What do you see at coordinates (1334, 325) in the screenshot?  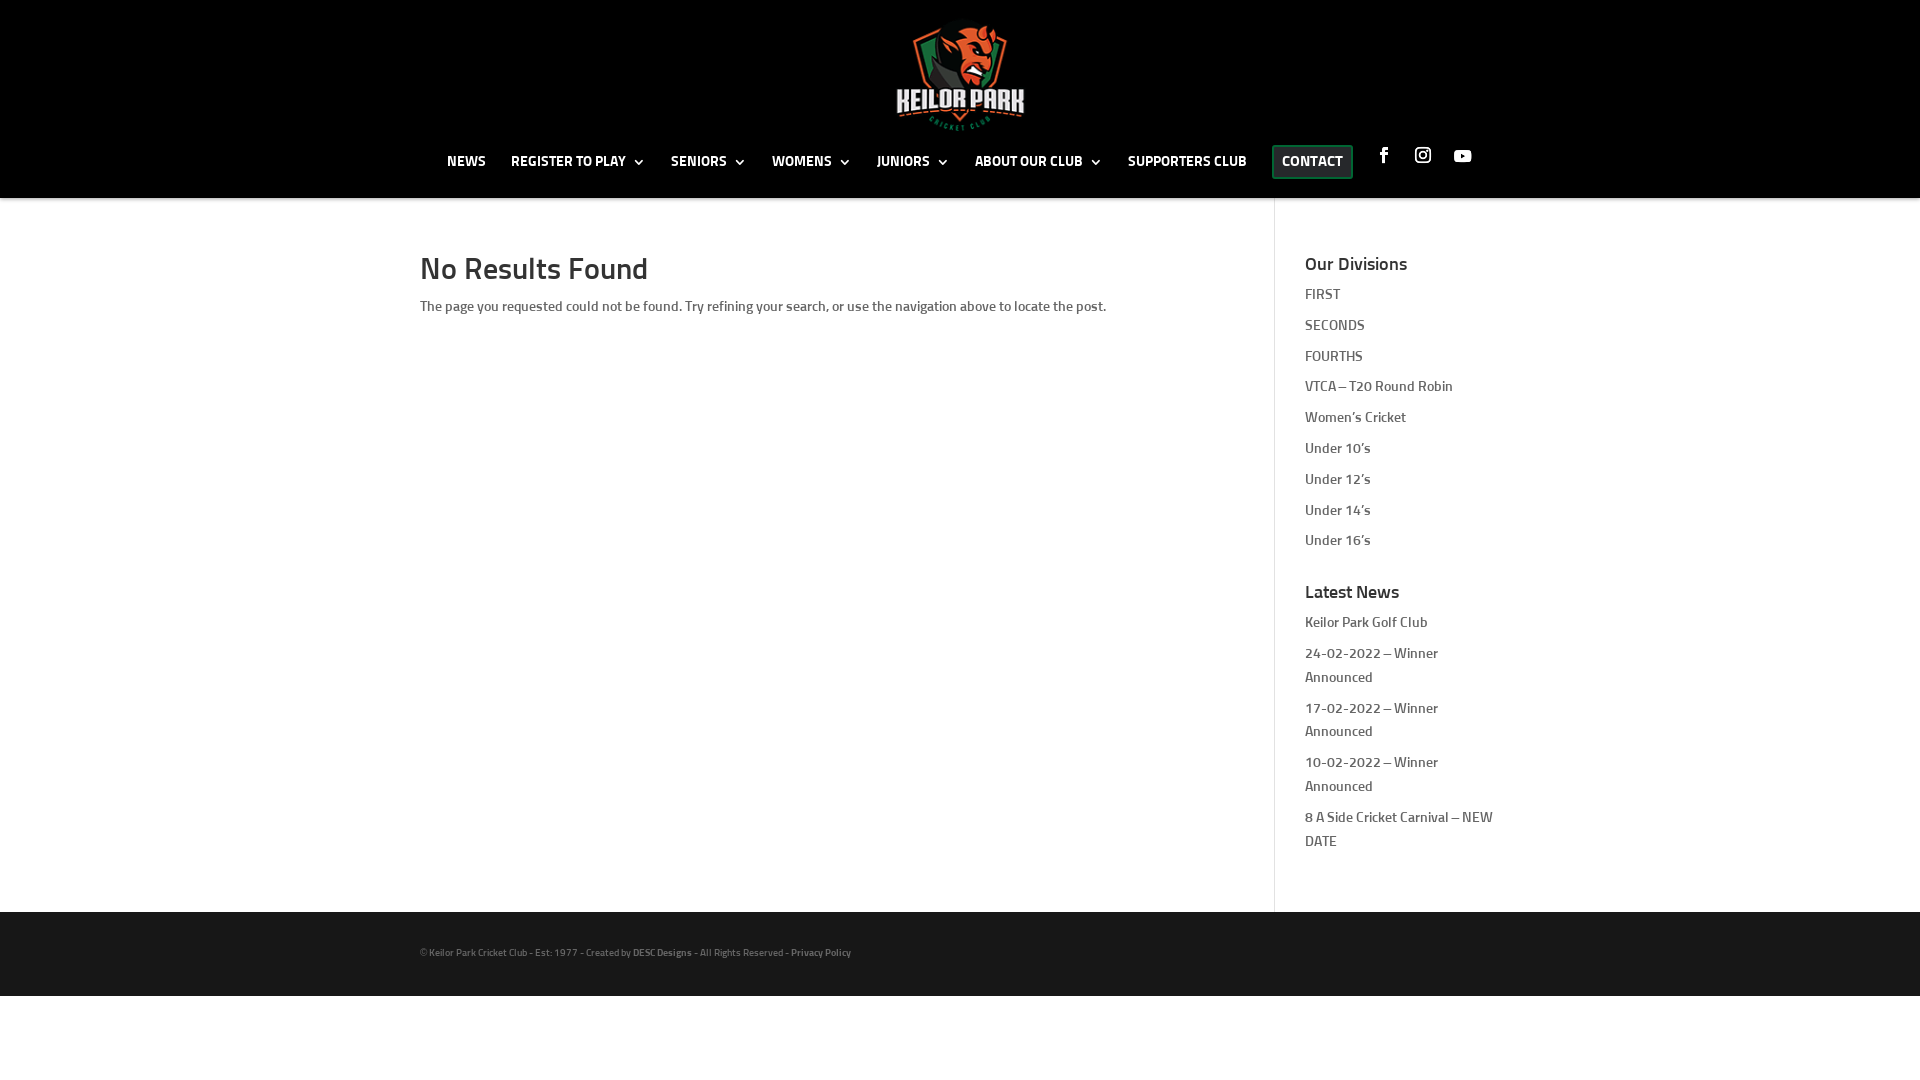 I see `'SECONDS'` at bounding box center [1334, 325].